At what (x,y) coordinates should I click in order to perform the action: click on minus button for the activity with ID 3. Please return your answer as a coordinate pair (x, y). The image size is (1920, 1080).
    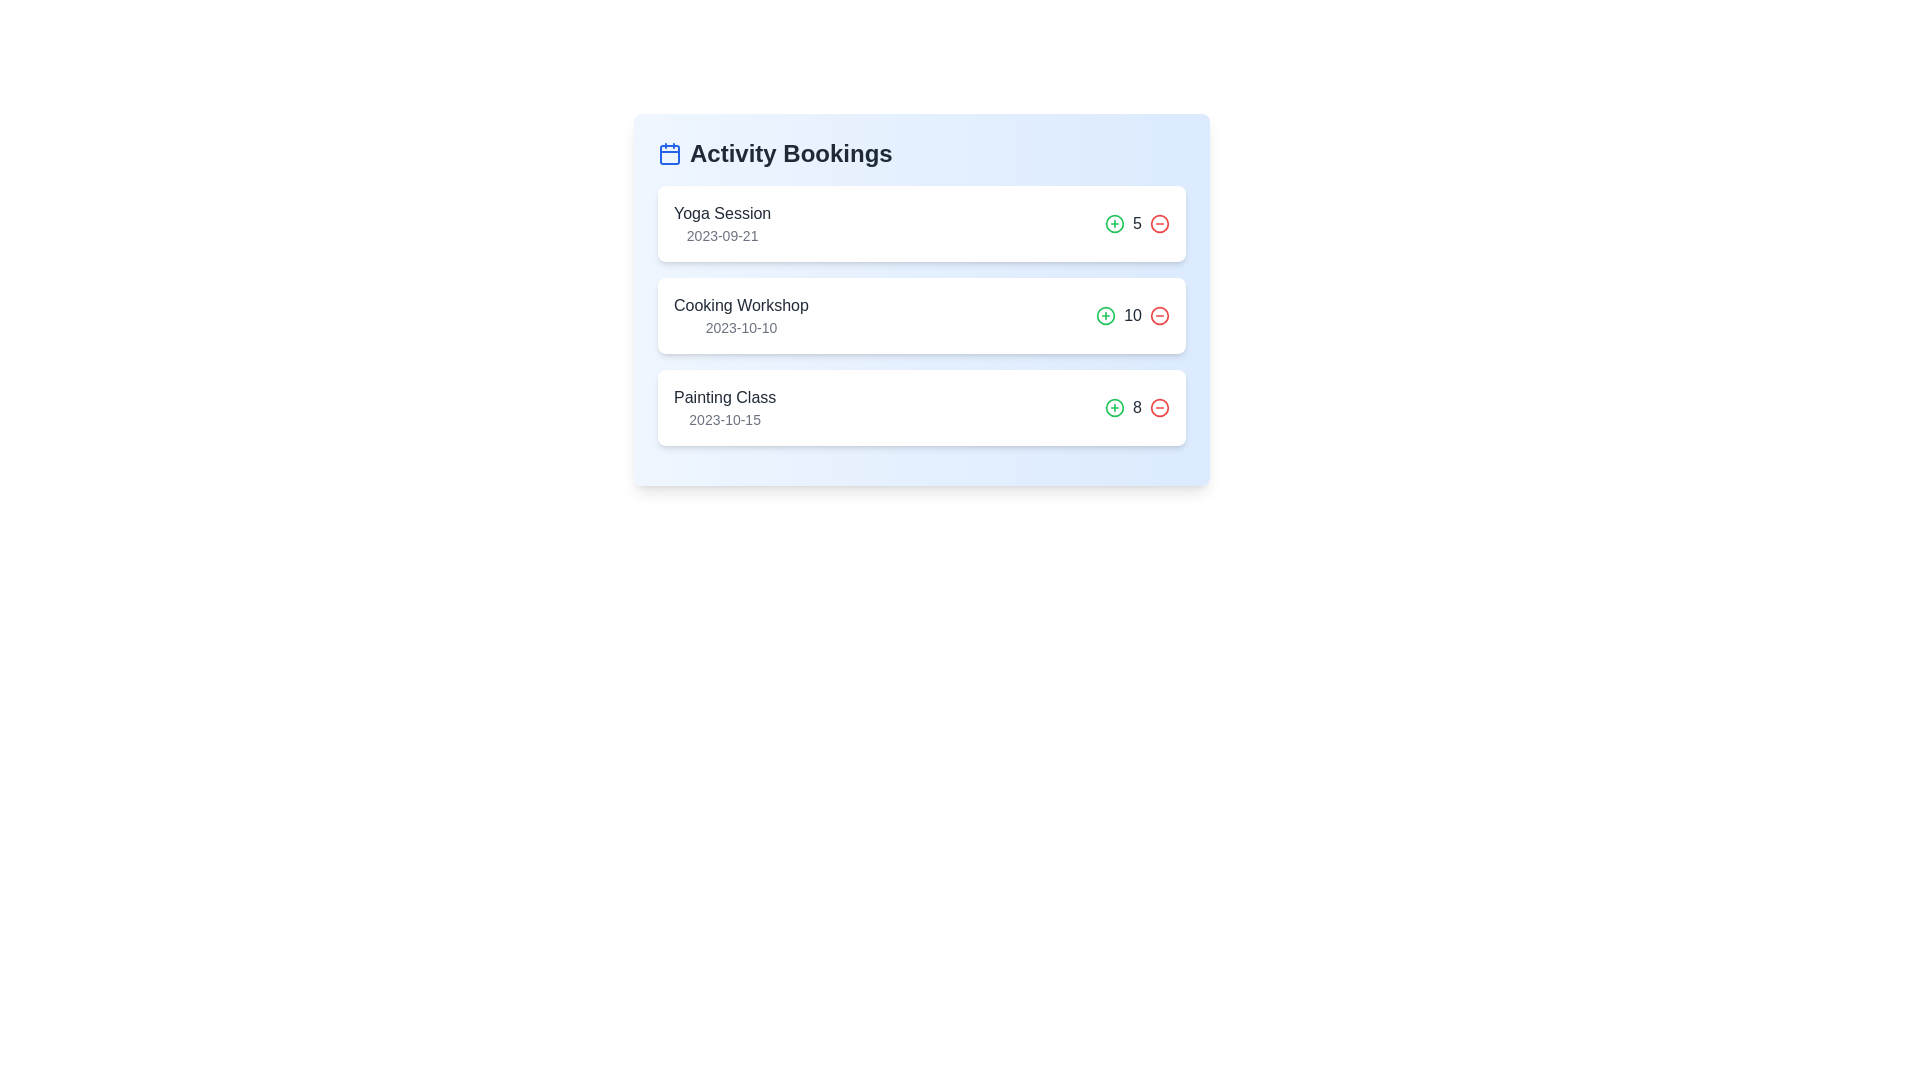
    Looking at the image, I should click on (1160, 407).